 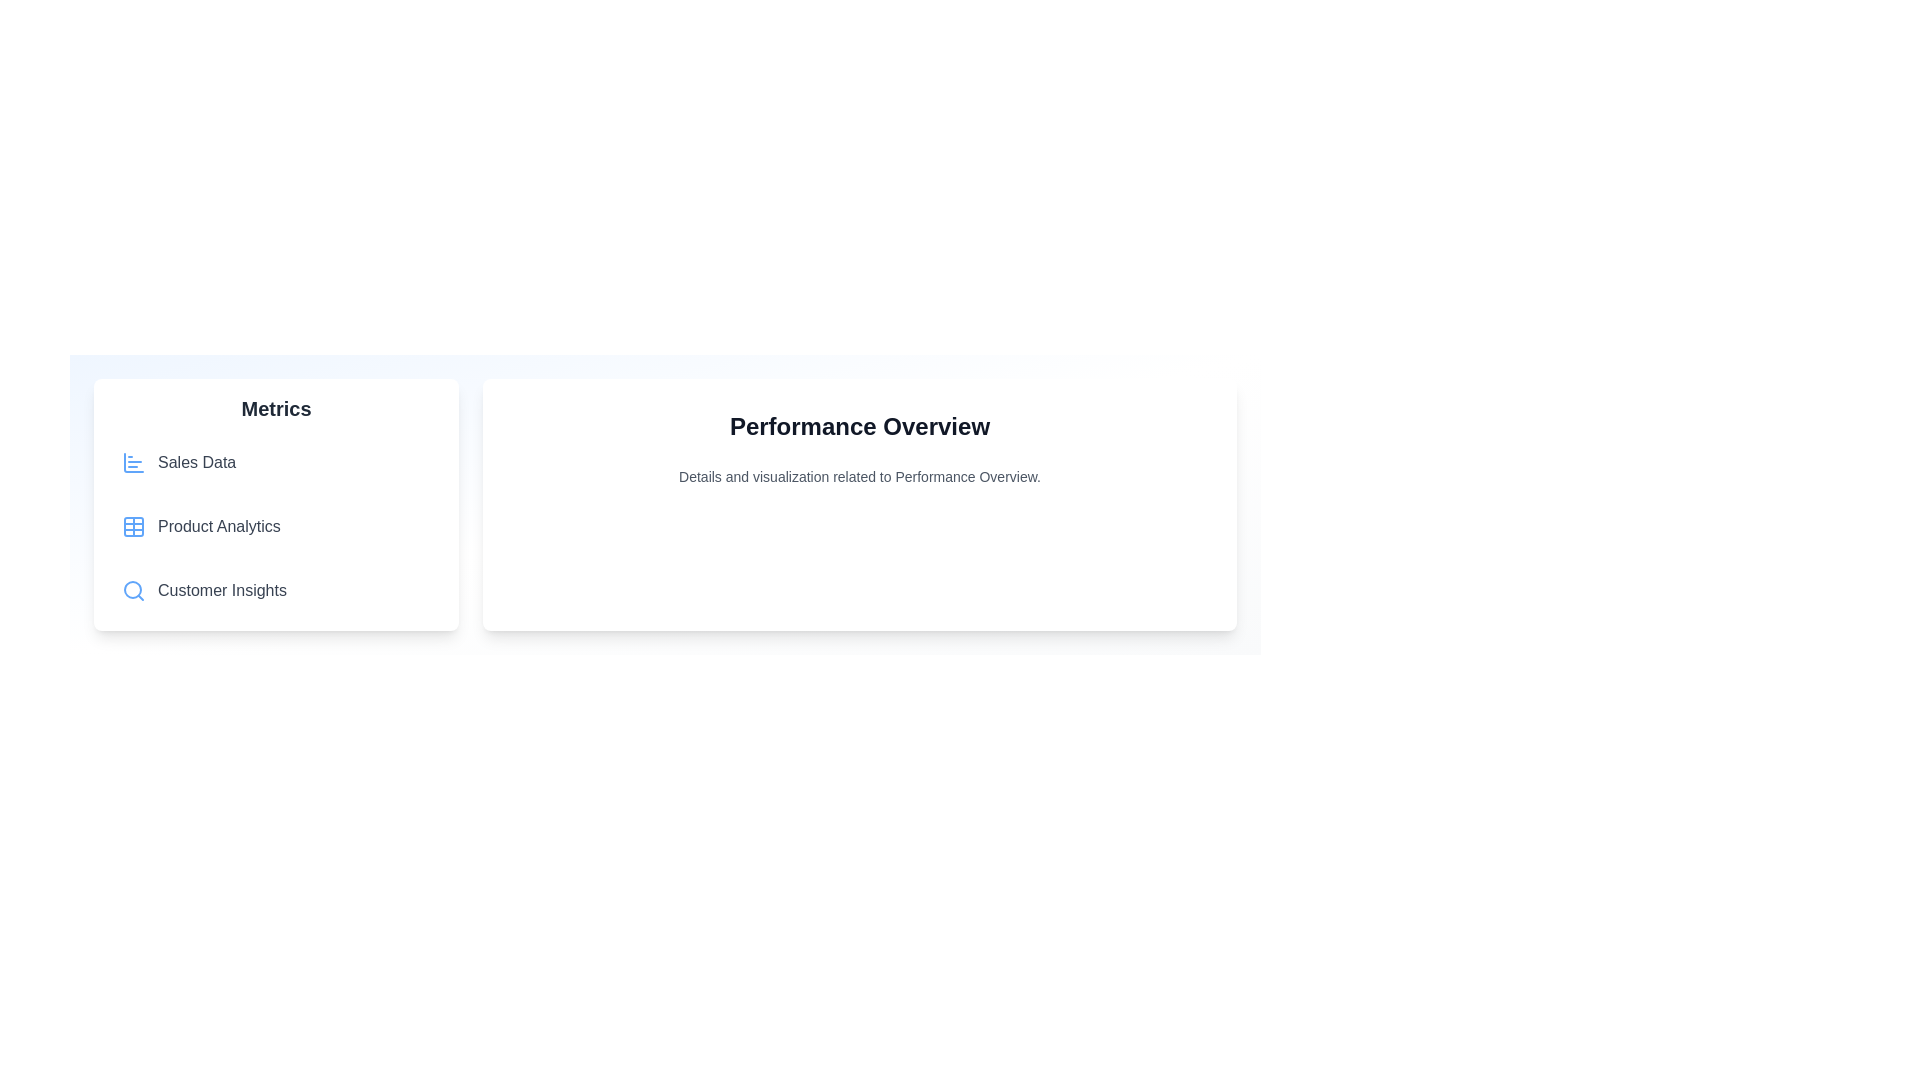 I want to click on the Navigation List item in the 'Metrics' card layout, so click(x=275, y=526).